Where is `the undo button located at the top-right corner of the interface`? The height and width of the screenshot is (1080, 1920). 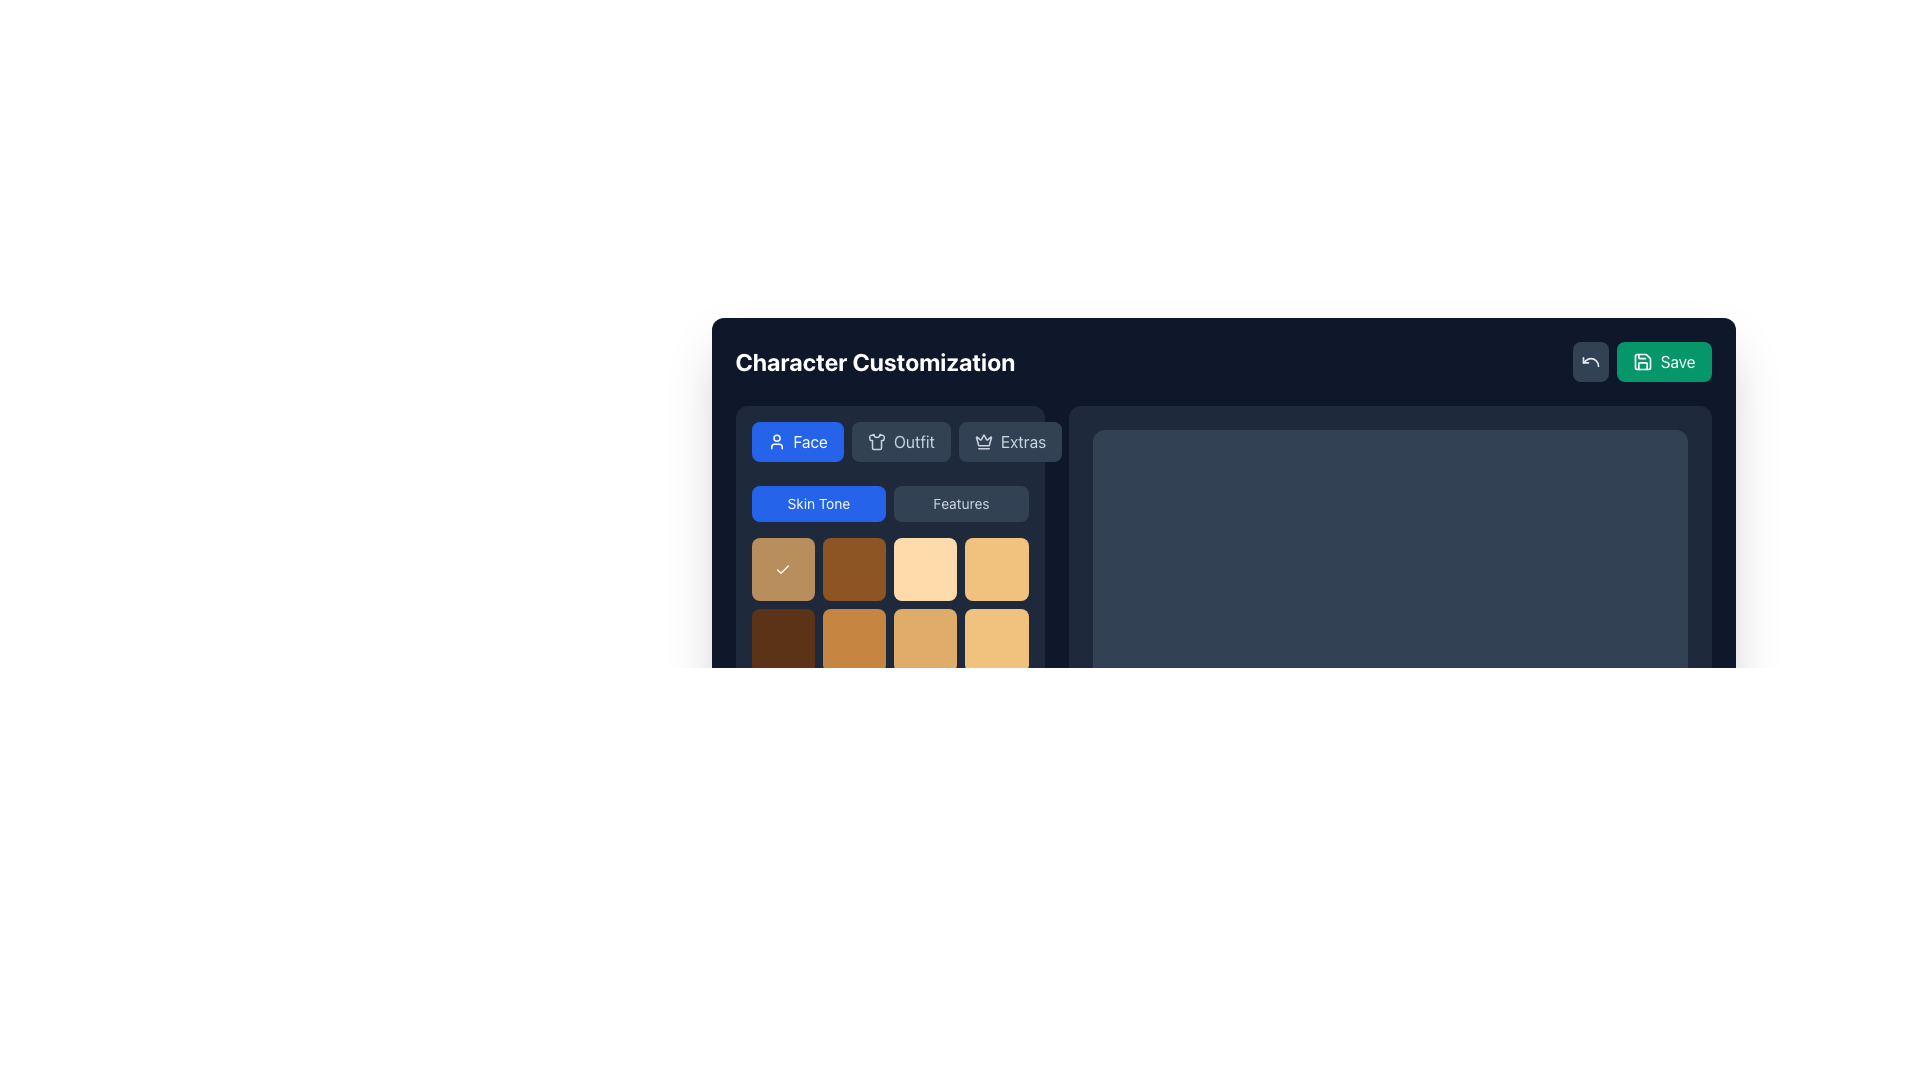
the undo button located at the top-right corner of the interface is located at coordinates (1589, 362).